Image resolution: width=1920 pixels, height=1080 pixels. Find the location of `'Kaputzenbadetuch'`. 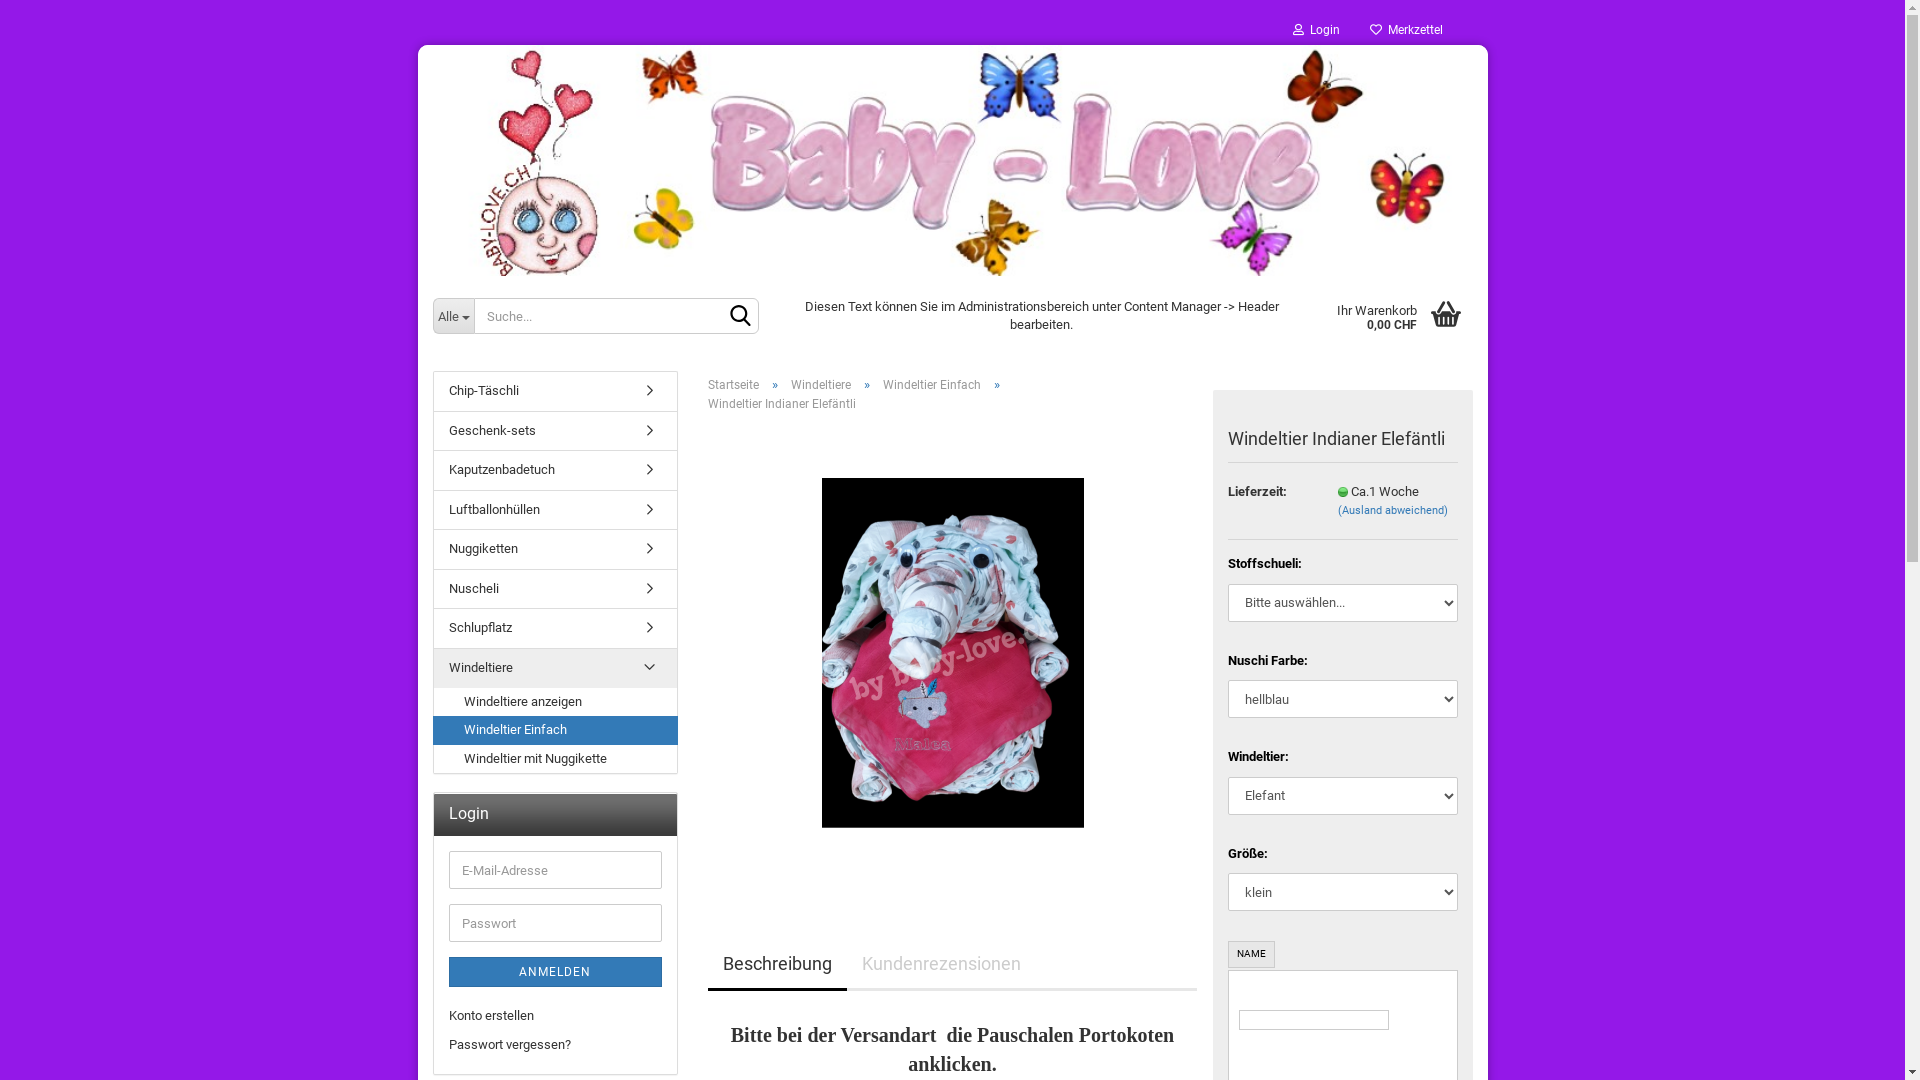

'Kaputzenbadetuch' is located at coordinates (555, 470).